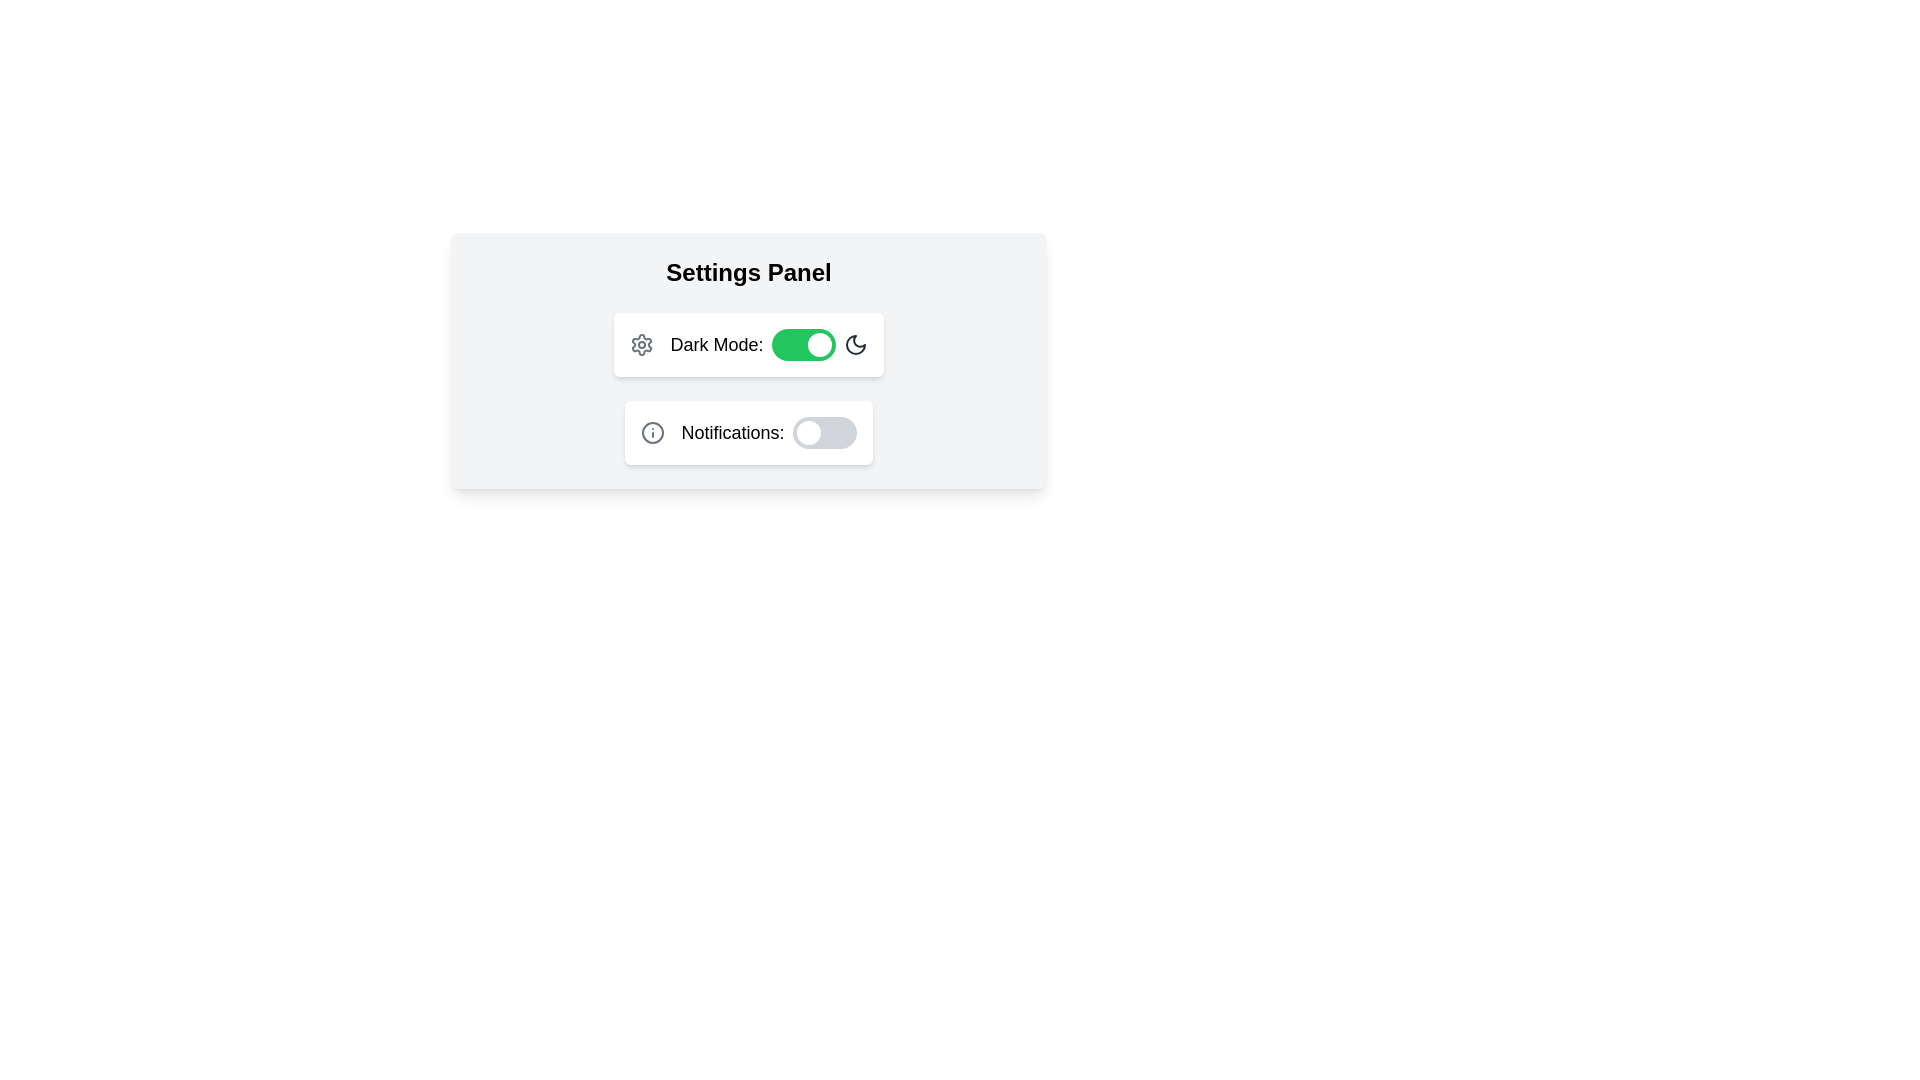  I want to click on the notifications icon positioned to the left of the 'Notifications:' label and above the toggle switch for notifications in the settings panel for informative purposes, so click(653, 431).